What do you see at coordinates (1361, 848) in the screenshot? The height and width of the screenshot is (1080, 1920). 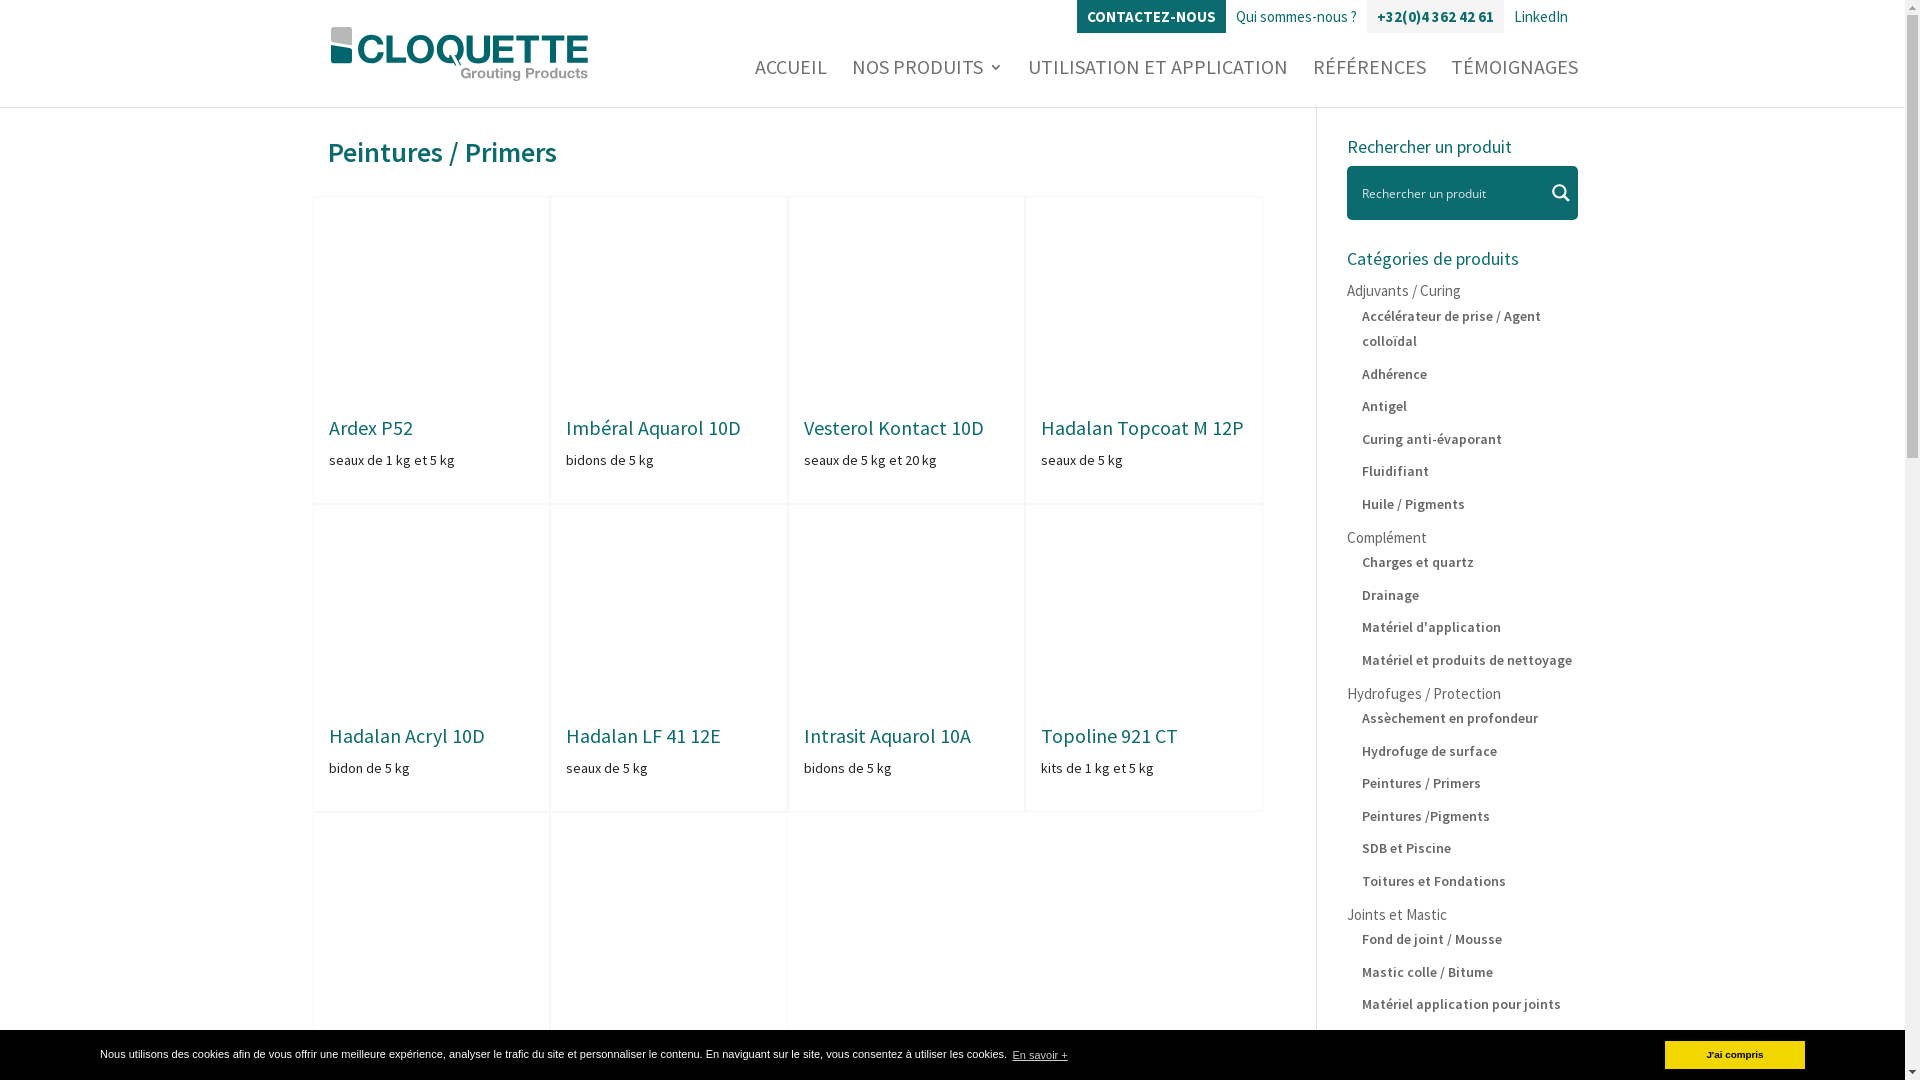 I see `'SDB et Piscine'` at bounding box center [1361, 848].